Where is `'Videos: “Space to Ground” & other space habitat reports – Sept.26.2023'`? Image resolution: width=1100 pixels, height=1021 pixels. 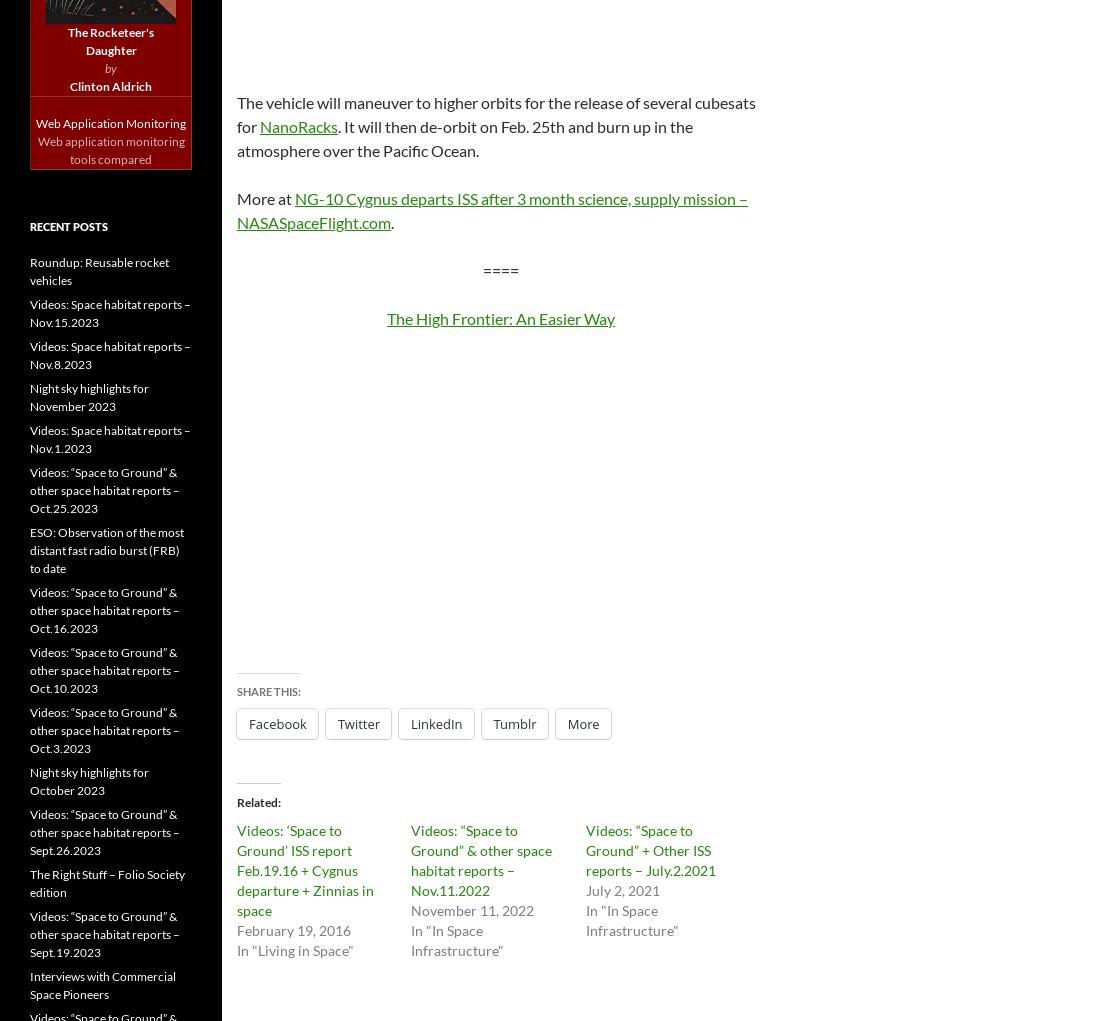 'Videos: “Space to Ground” & other space habitat reports – Sept.26.2023' is located at coordinates (105, 832).